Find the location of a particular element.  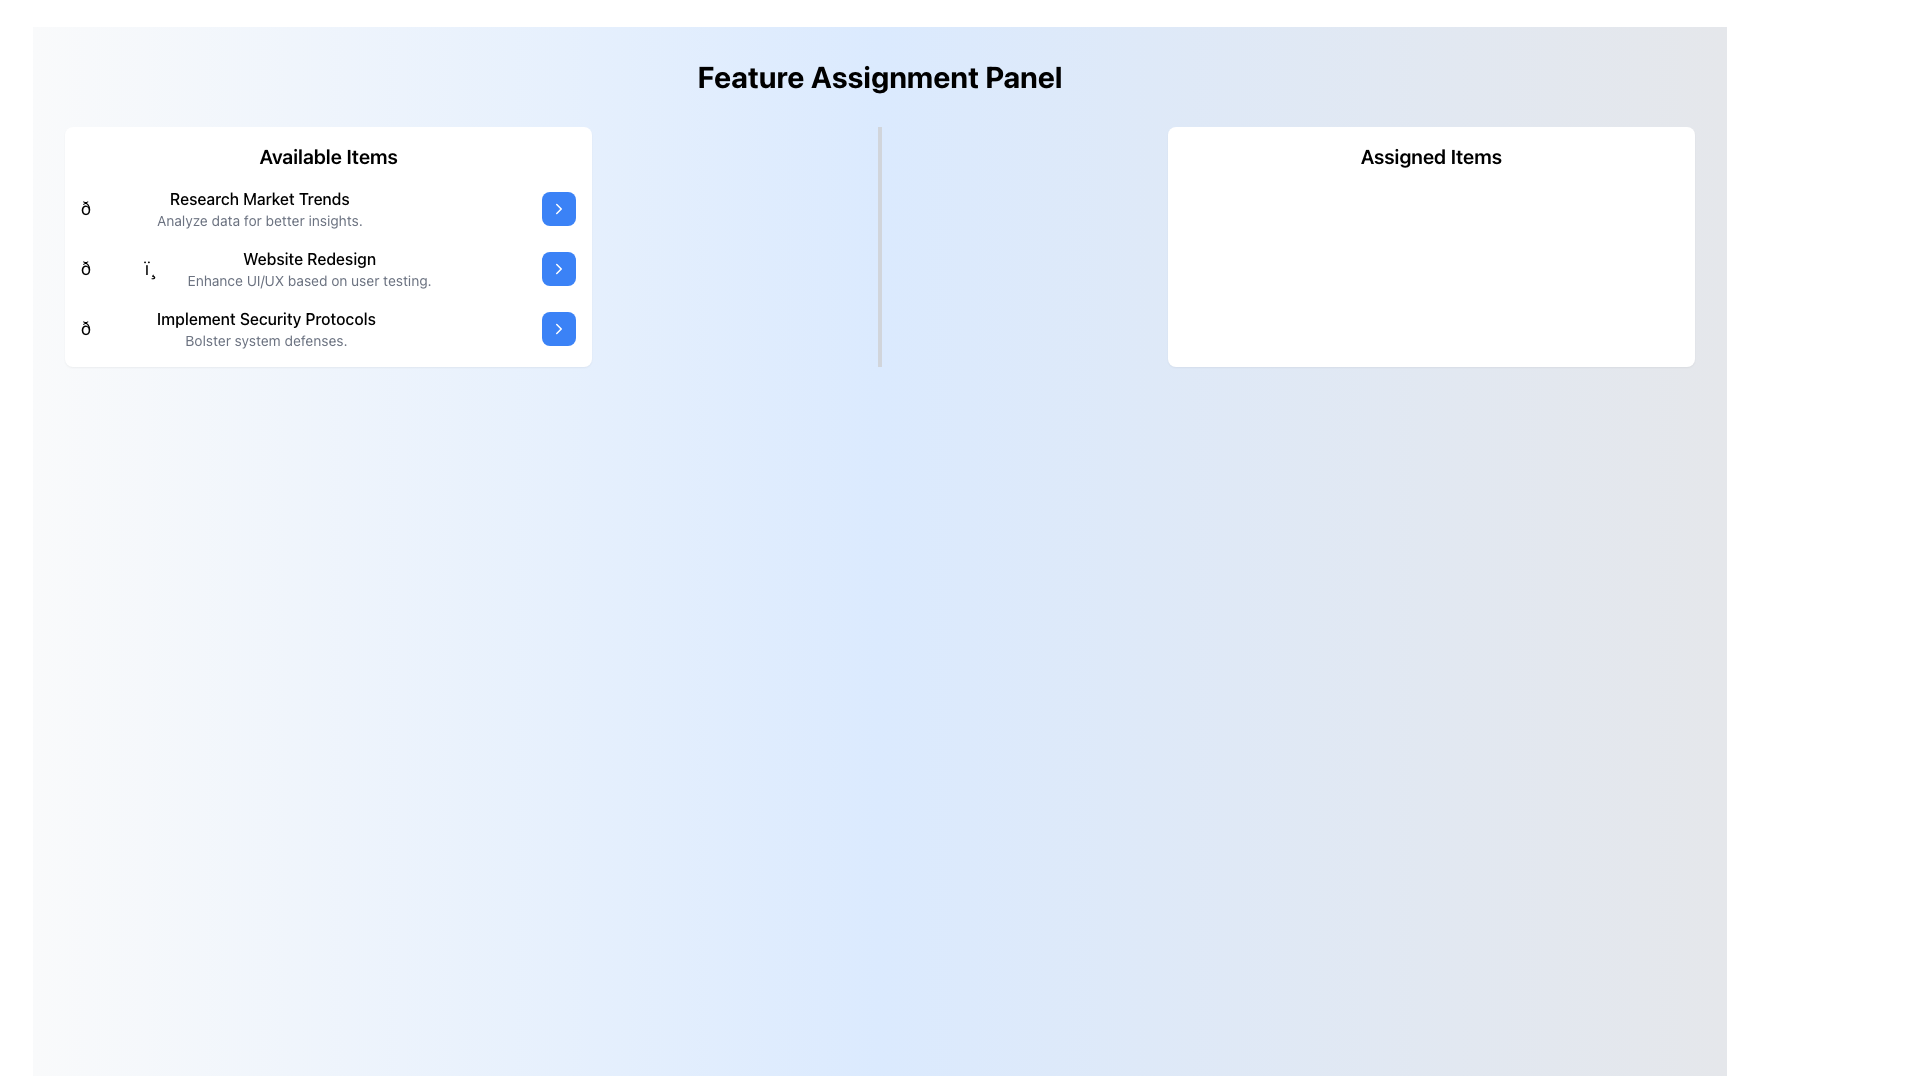

the blue rectangular button with rounded corners that features a white outlined rightward arrow icon, located to the far right of the 'Implement Security Protocols' item in the 'Available Items' section is located at coordinates (559, 327).